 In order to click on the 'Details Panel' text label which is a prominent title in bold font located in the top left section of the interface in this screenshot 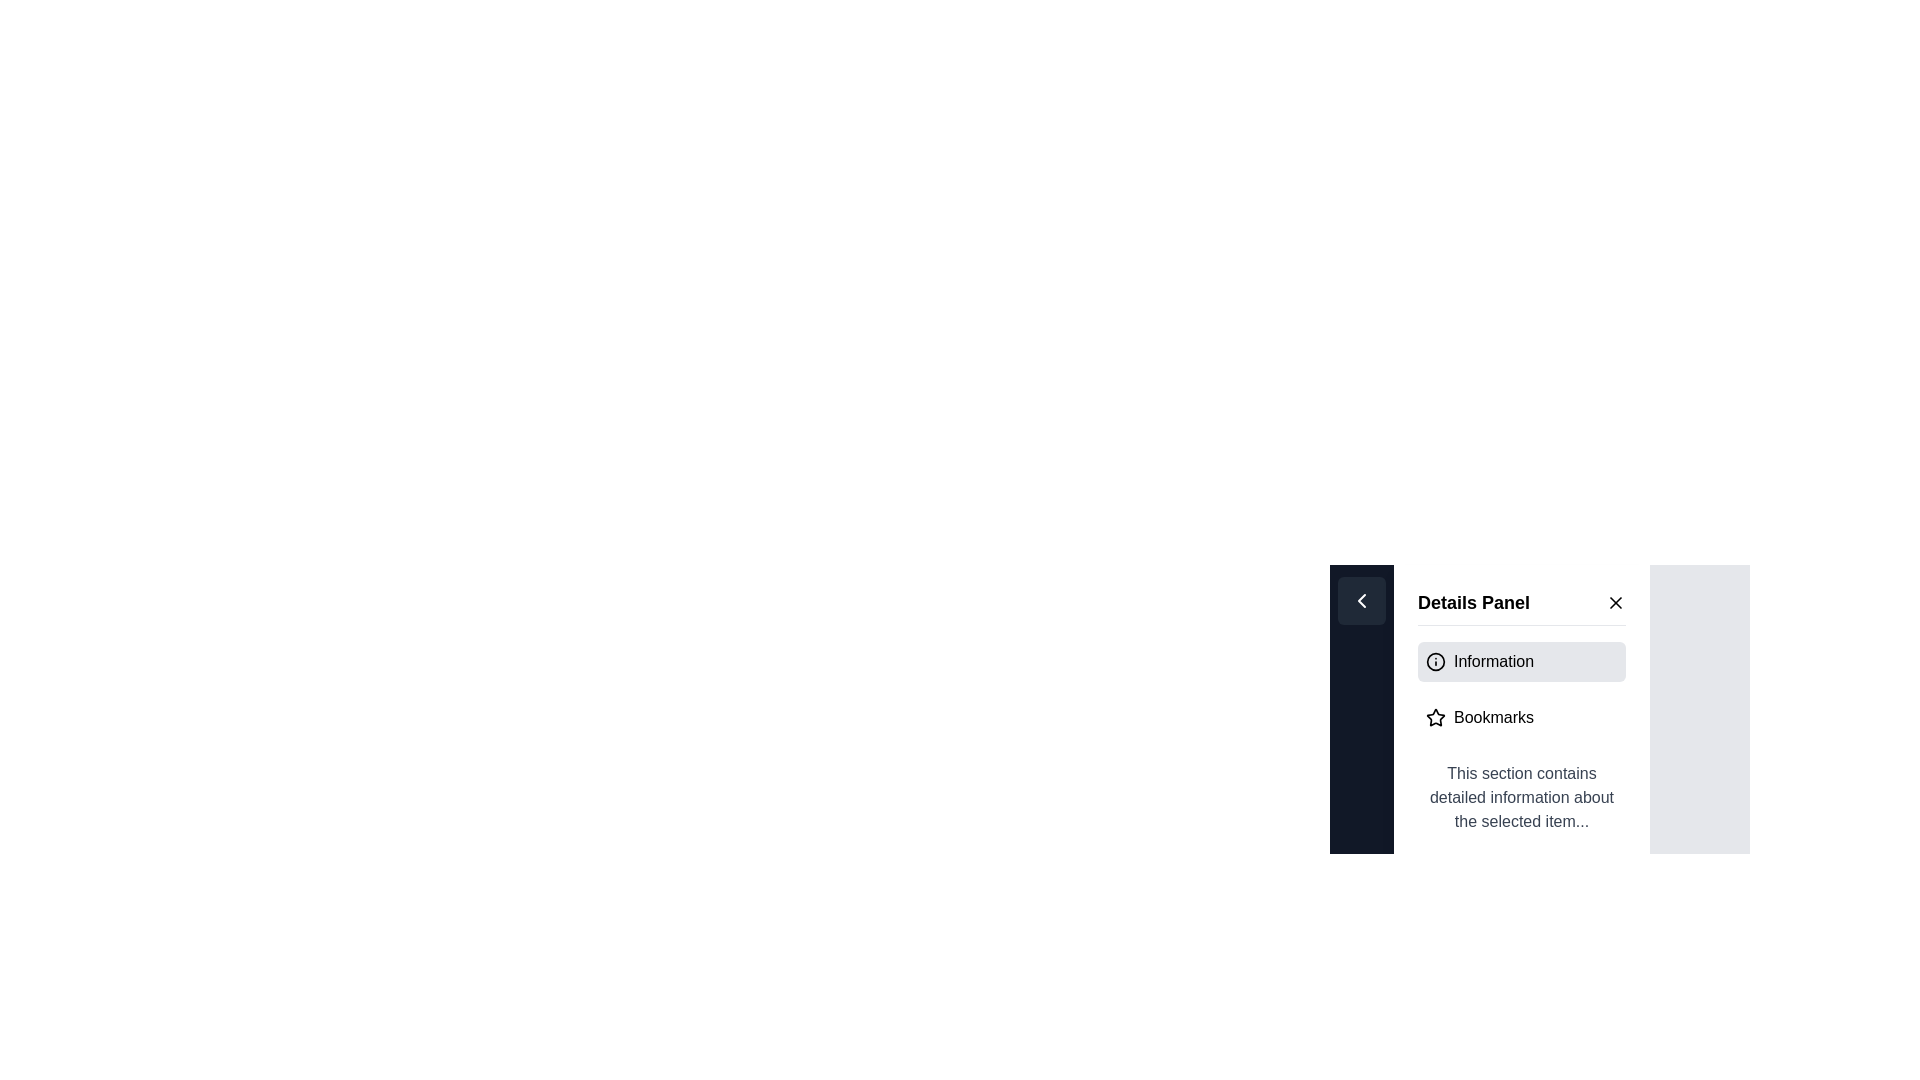, I will do `click(1473, 601)`.